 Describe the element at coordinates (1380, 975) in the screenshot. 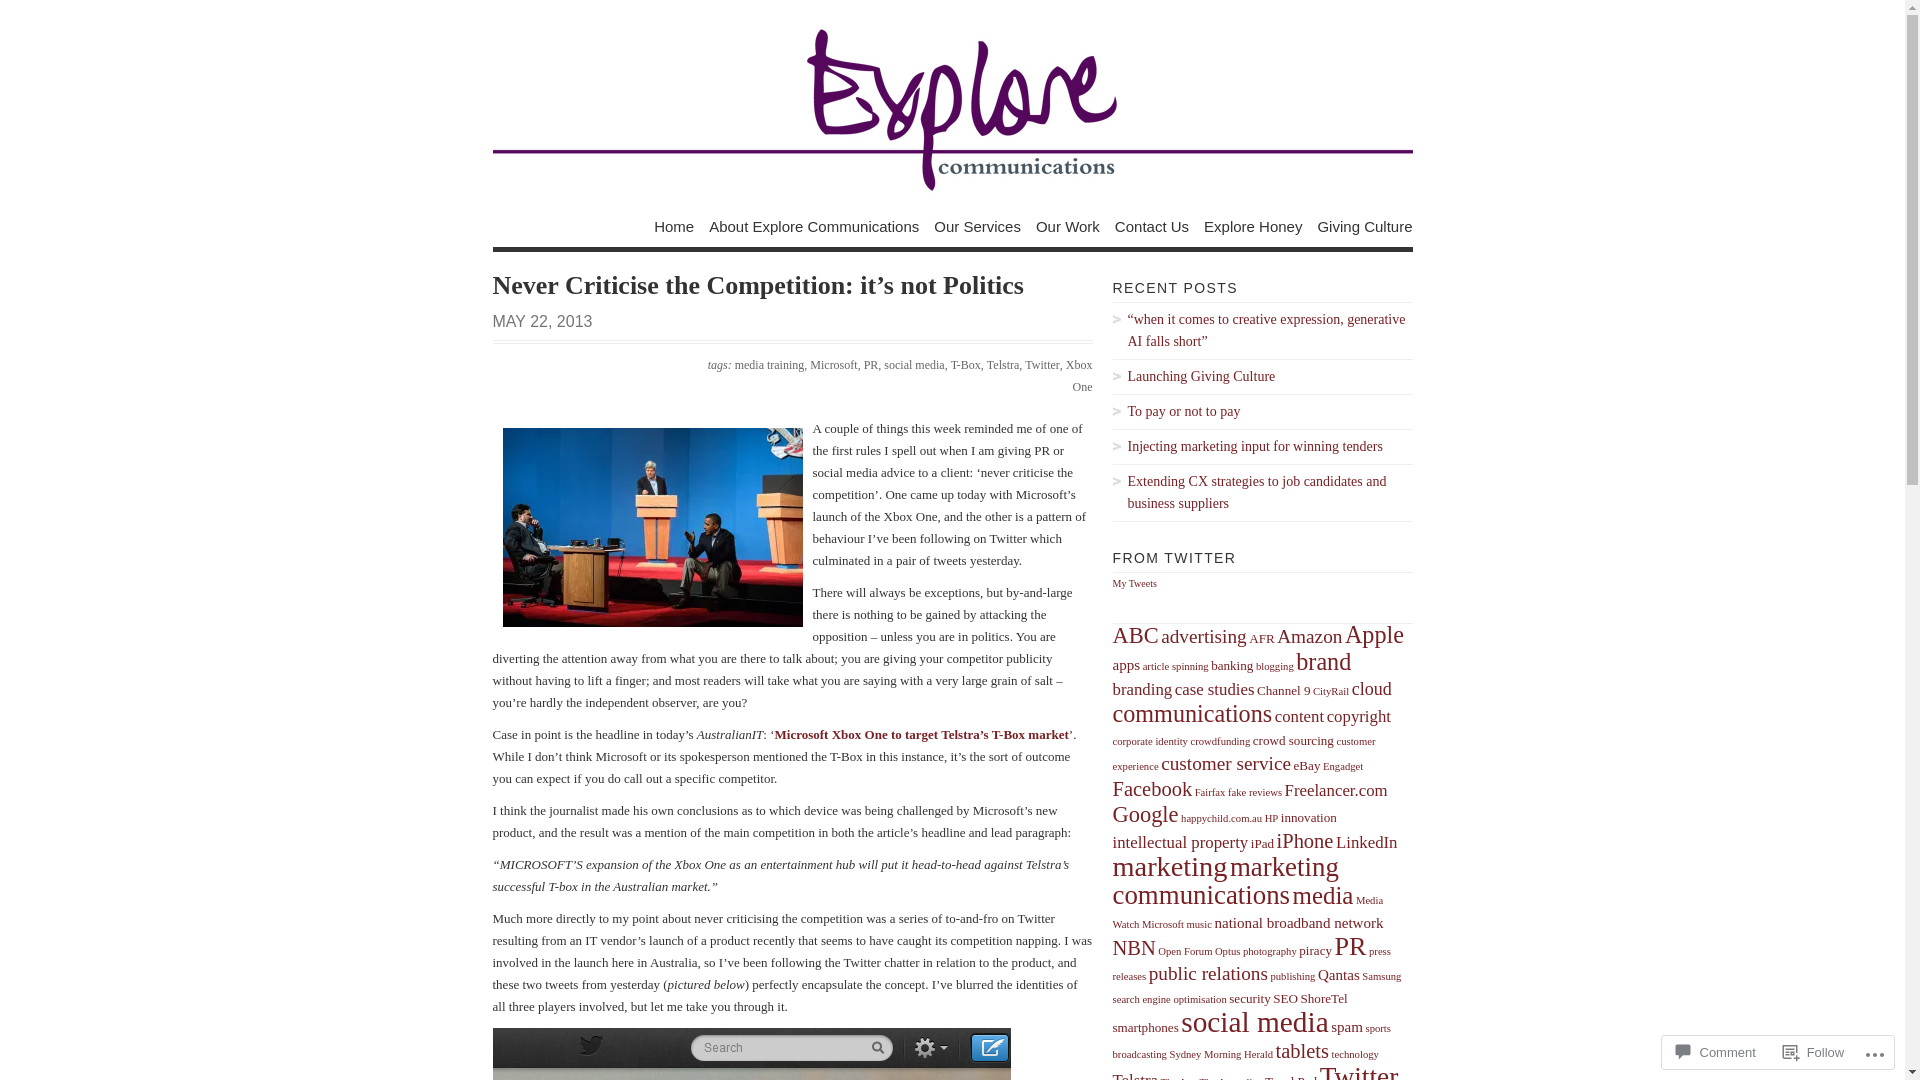

I see `'Samsung'` at that location.